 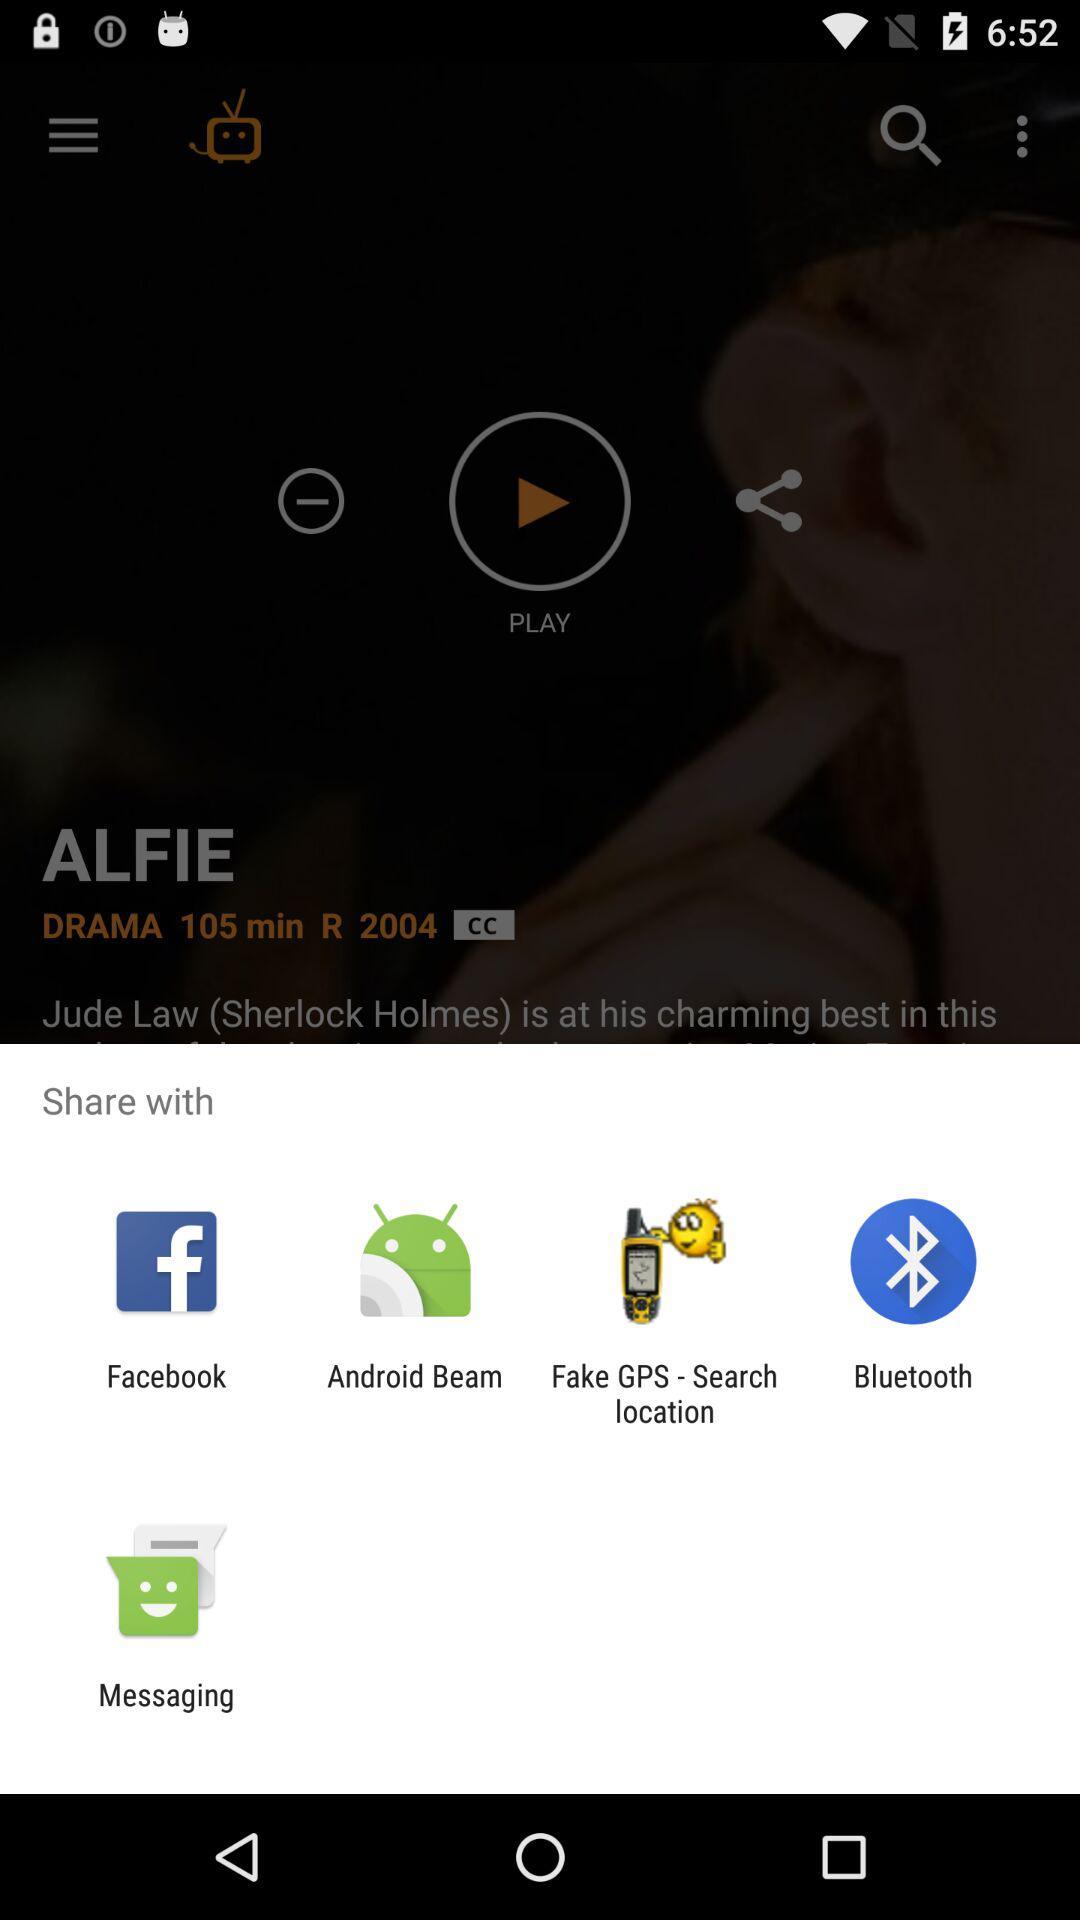 What do you see at coordinates (664, 1392) in the screenshot?
I see `the app to the left of the bluetooth` at bounding box center [664, 1392].